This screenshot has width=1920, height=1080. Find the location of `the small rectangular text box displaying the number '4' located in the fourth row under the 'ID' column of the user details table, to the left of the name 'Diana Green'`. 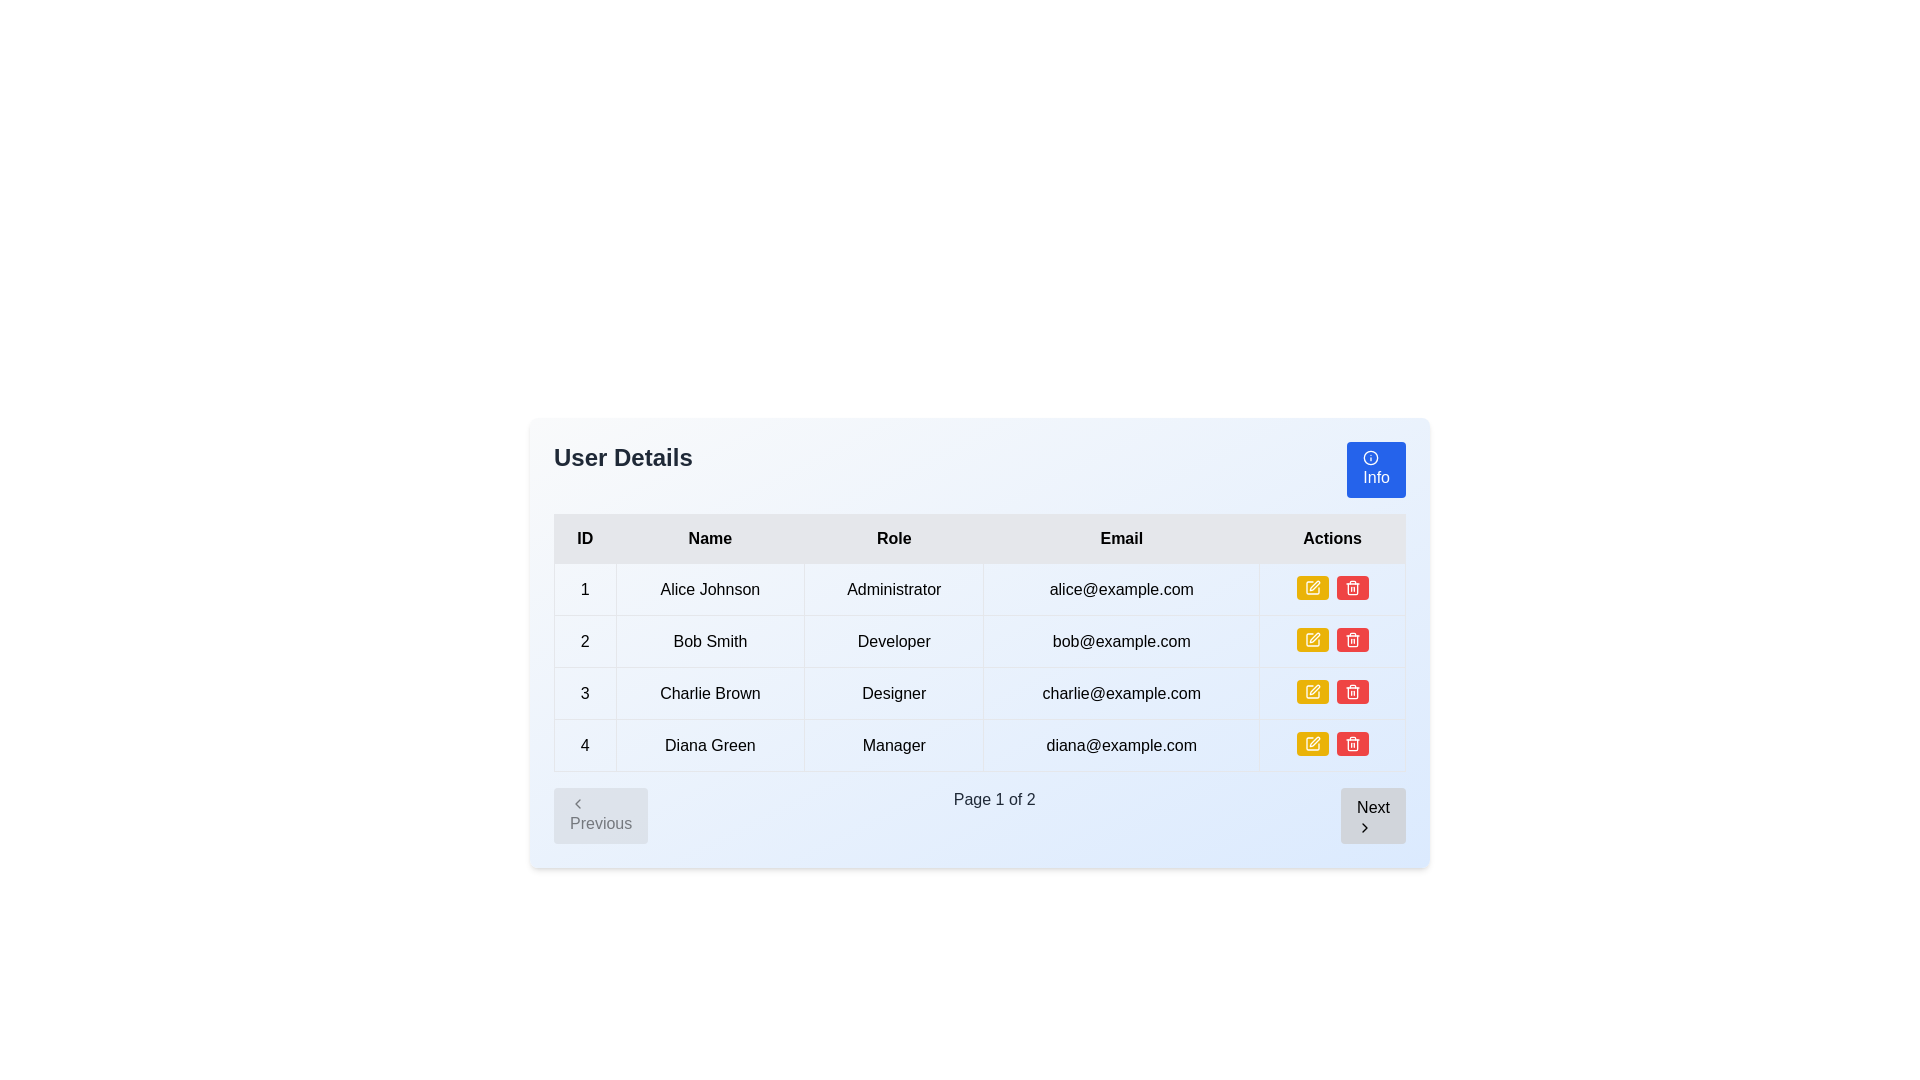

the small rectangular text box displaying the number '4' located in the fourth row under the 'ID' column of the user details table, to the left of the name 'Diana Green' is located at coordinates (584, 745).